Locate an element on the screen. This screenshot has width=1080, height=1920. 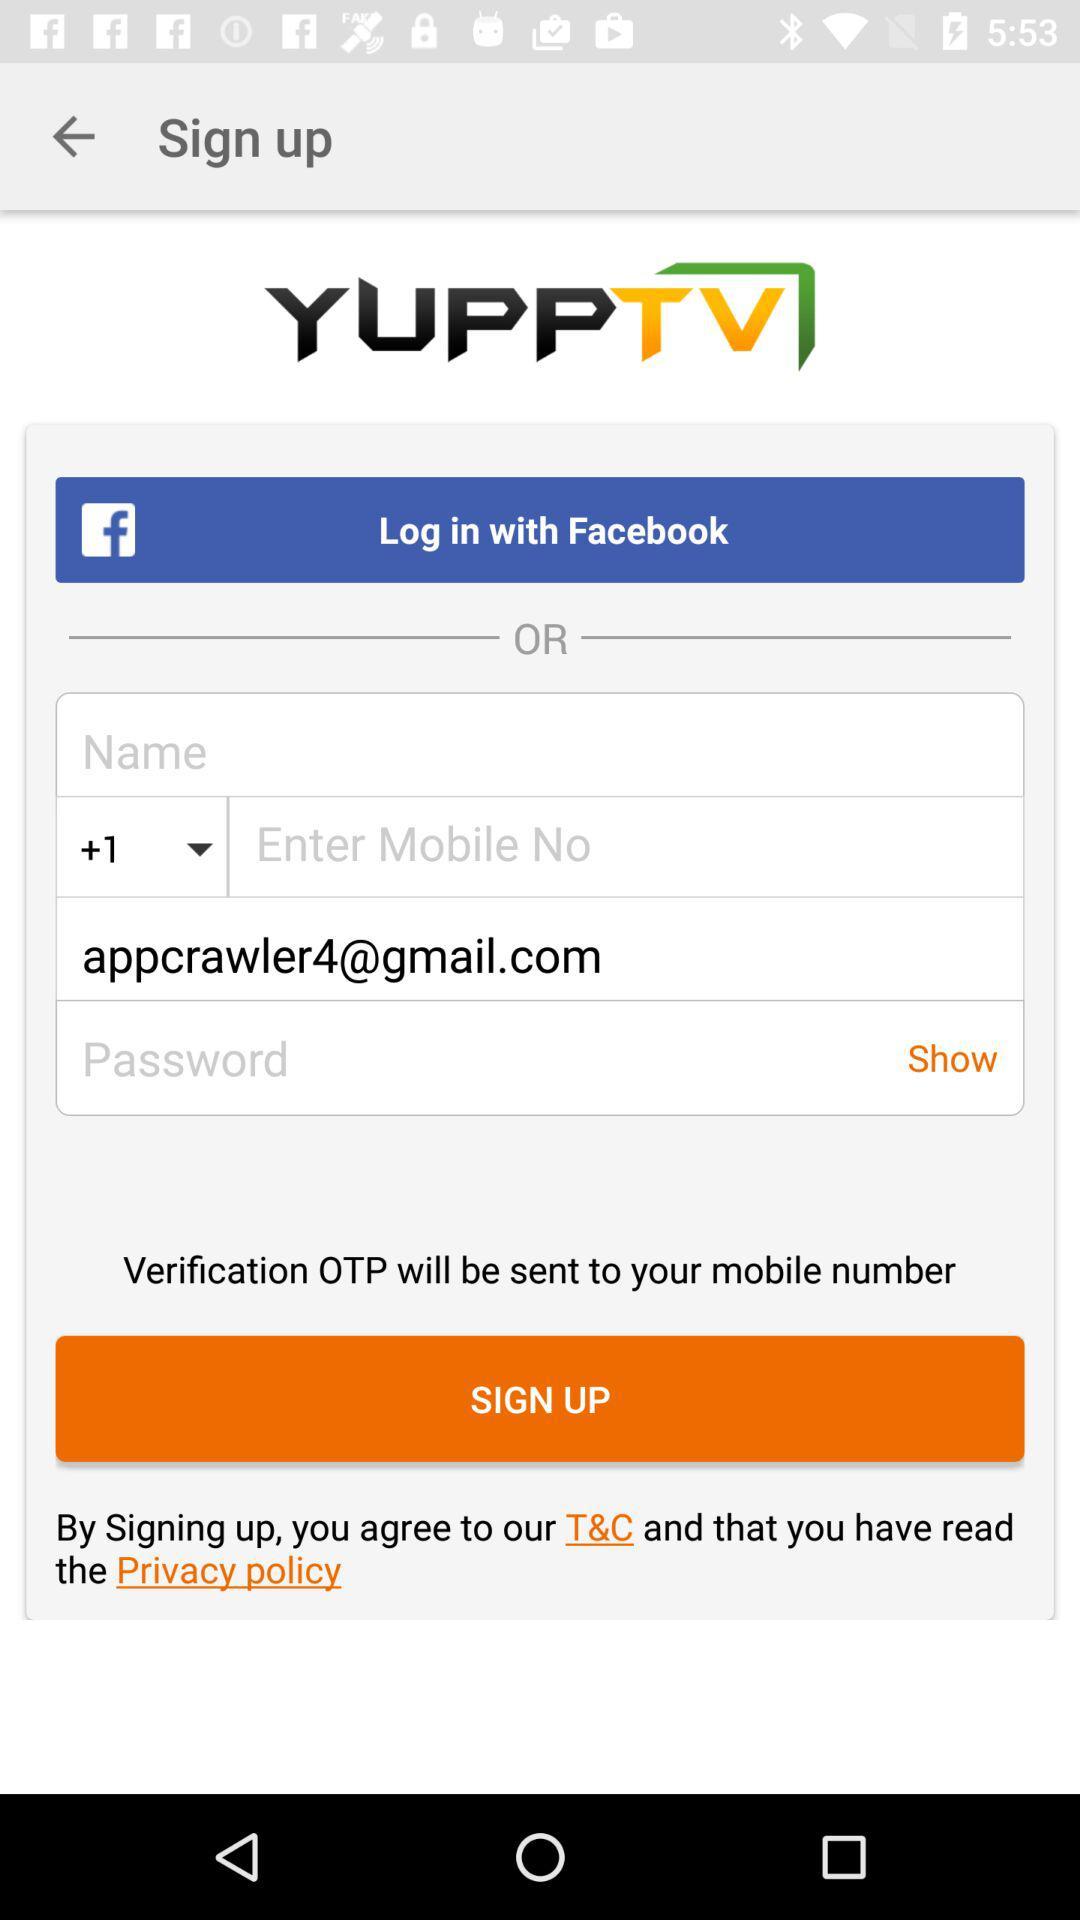
the item above united states item is located at coordinates (540, 749).